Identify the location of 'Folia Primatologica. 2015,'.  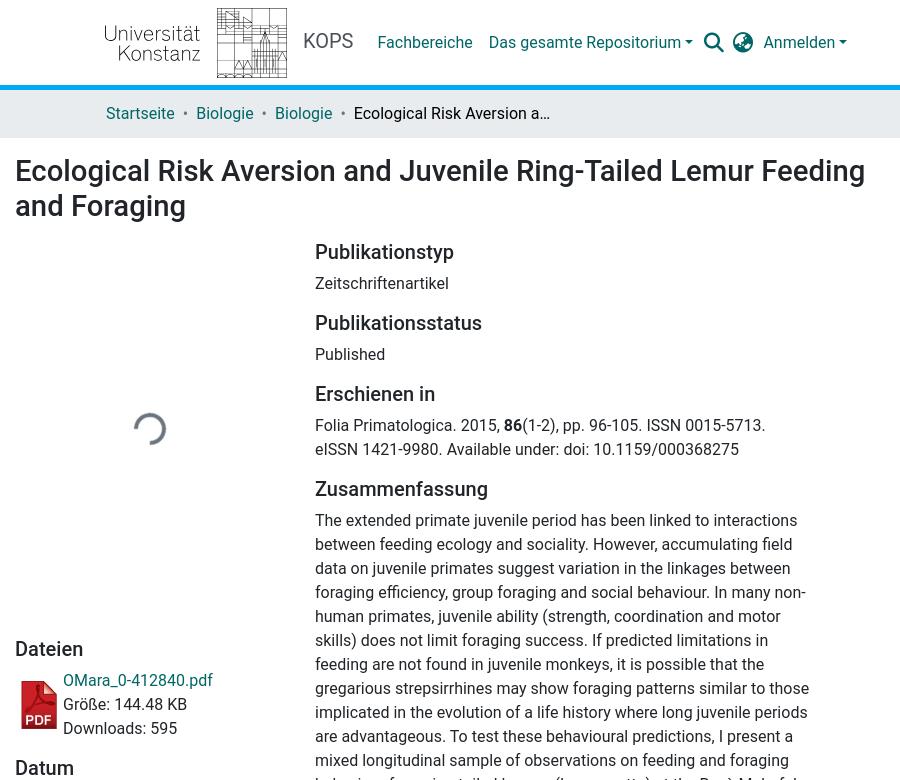
(408, 425).